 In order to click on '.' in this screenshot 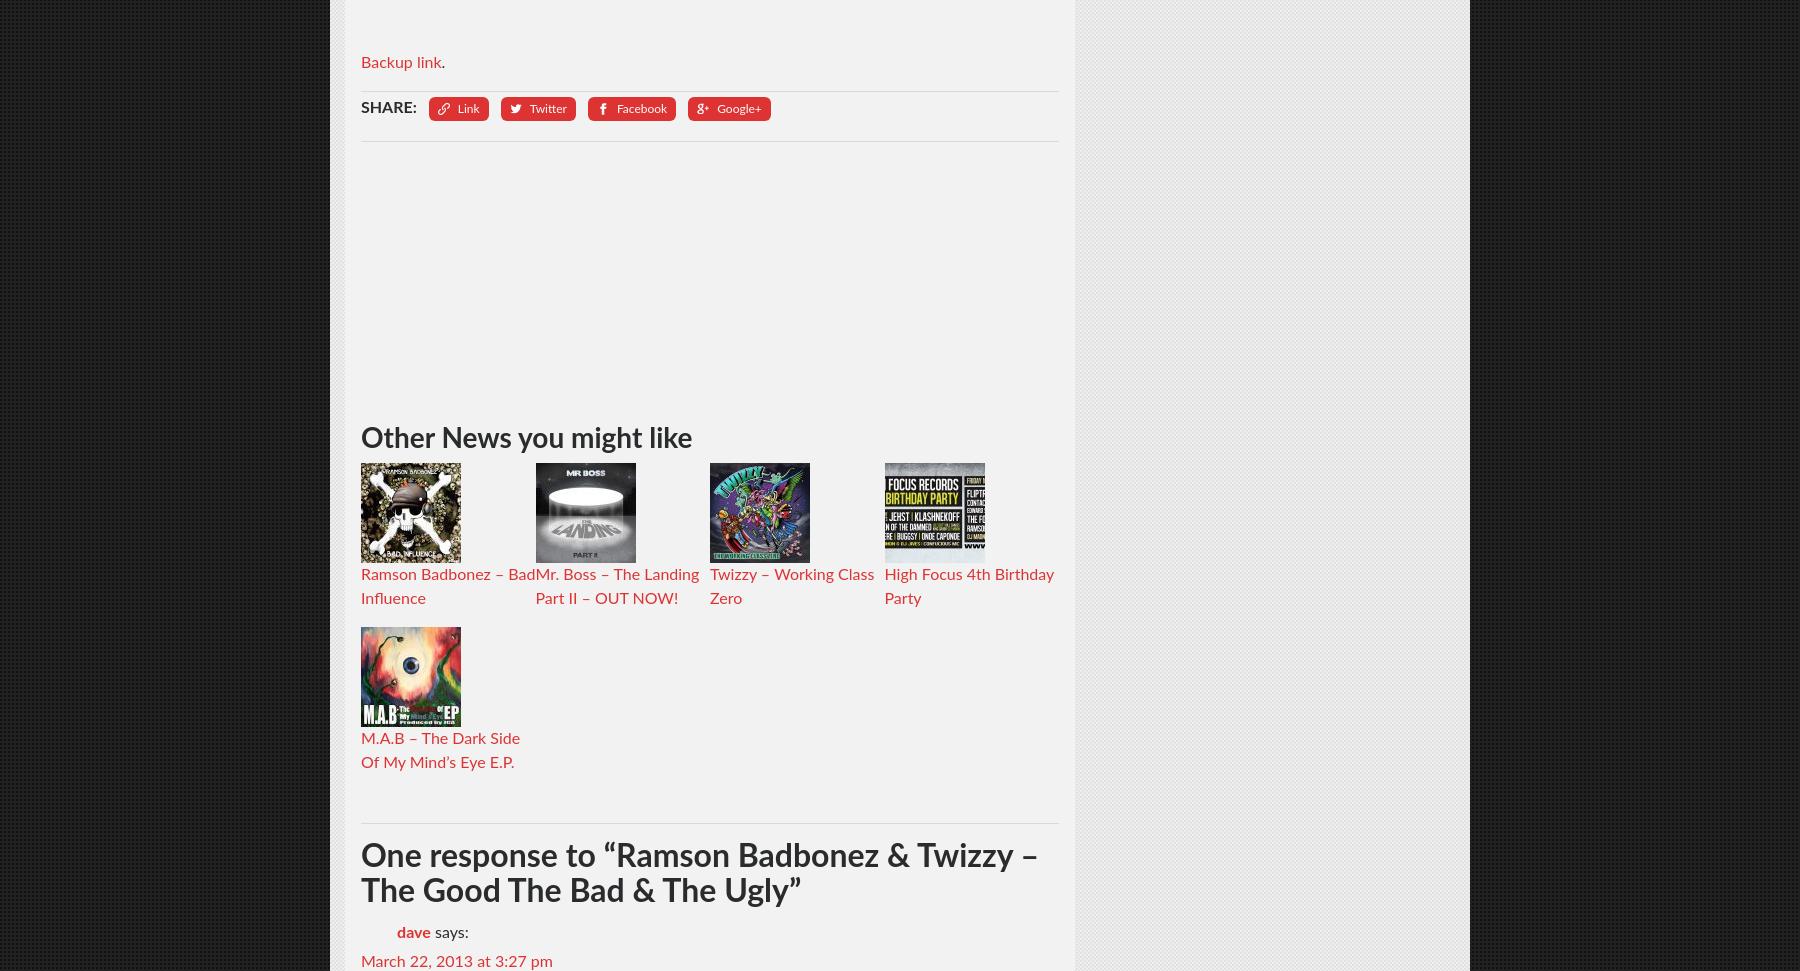, I will do `click(442, 61)`.